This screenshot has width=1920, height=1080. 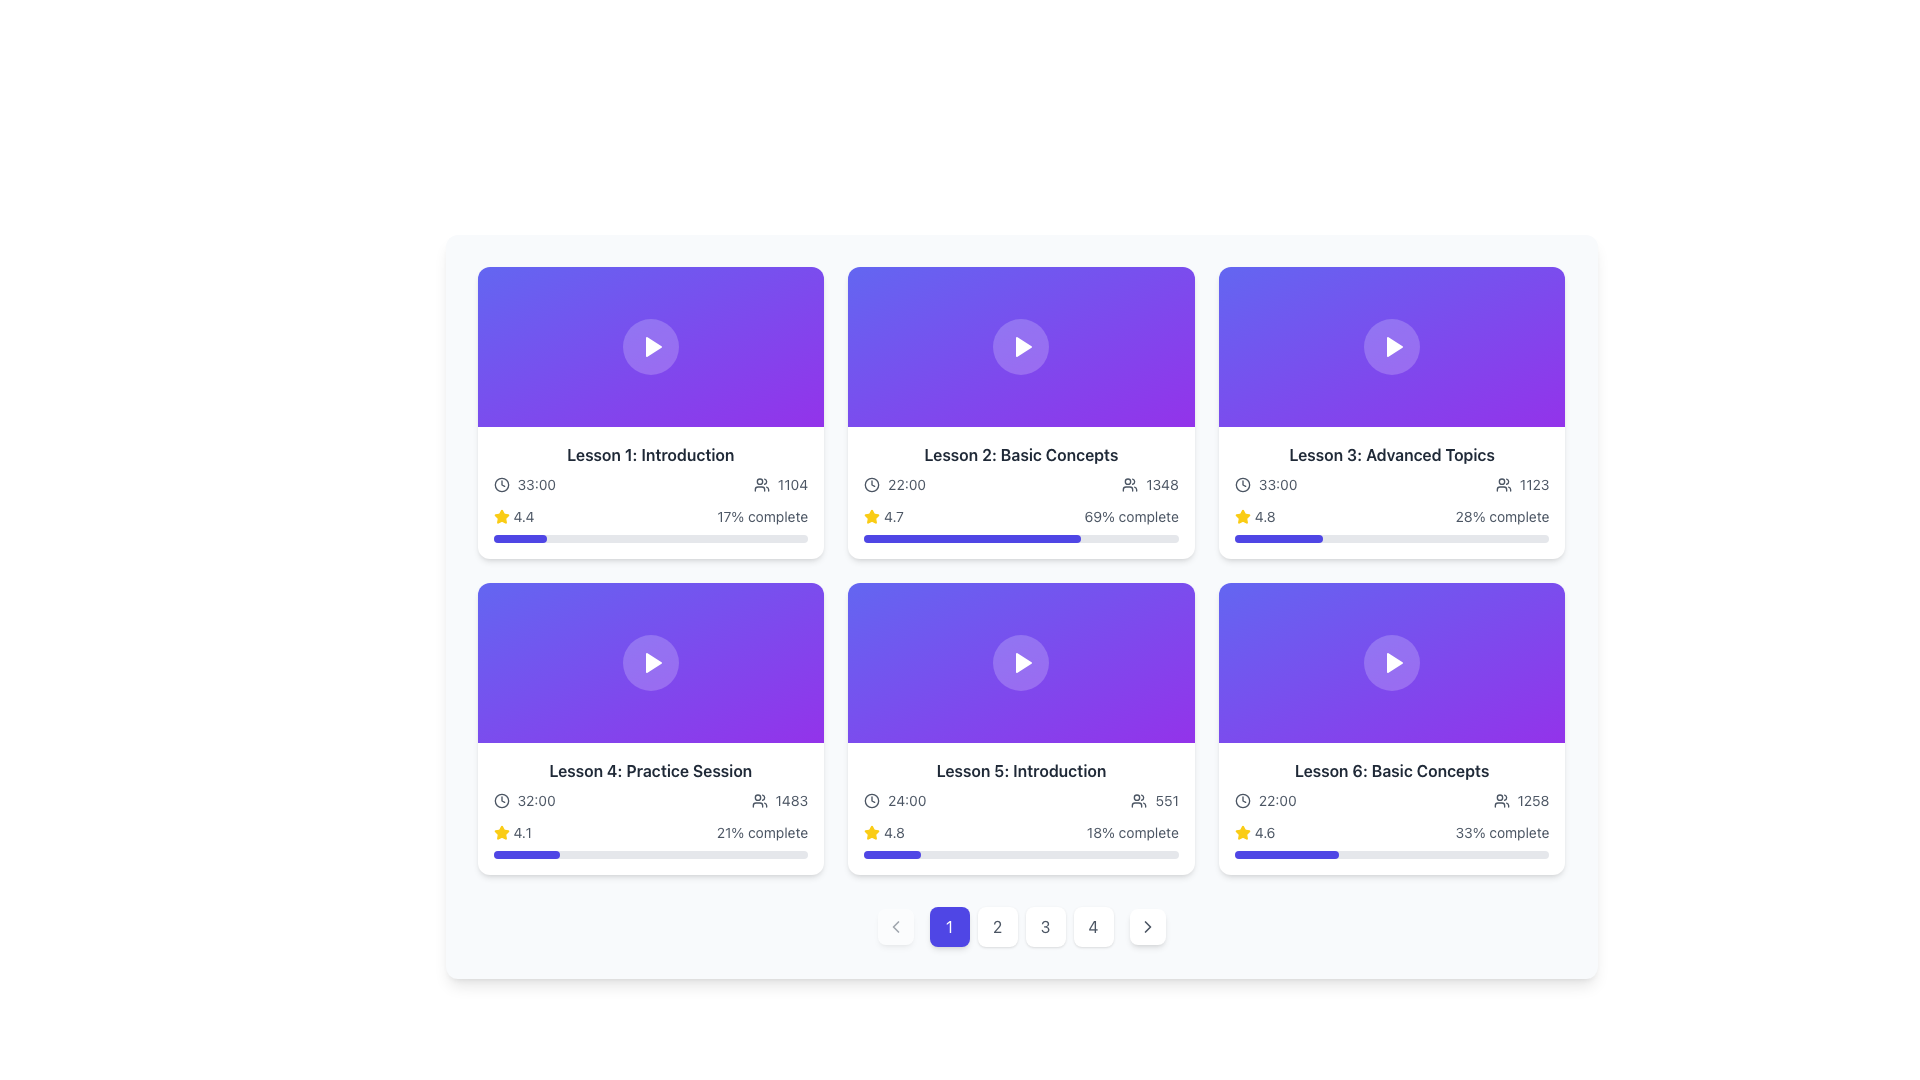 I want to click on metadata from the Information display panel located in the second item of the first row of the lessons grid, beneath 'Lesson 2: Basic Concepts', so click(x=1021, y=485).